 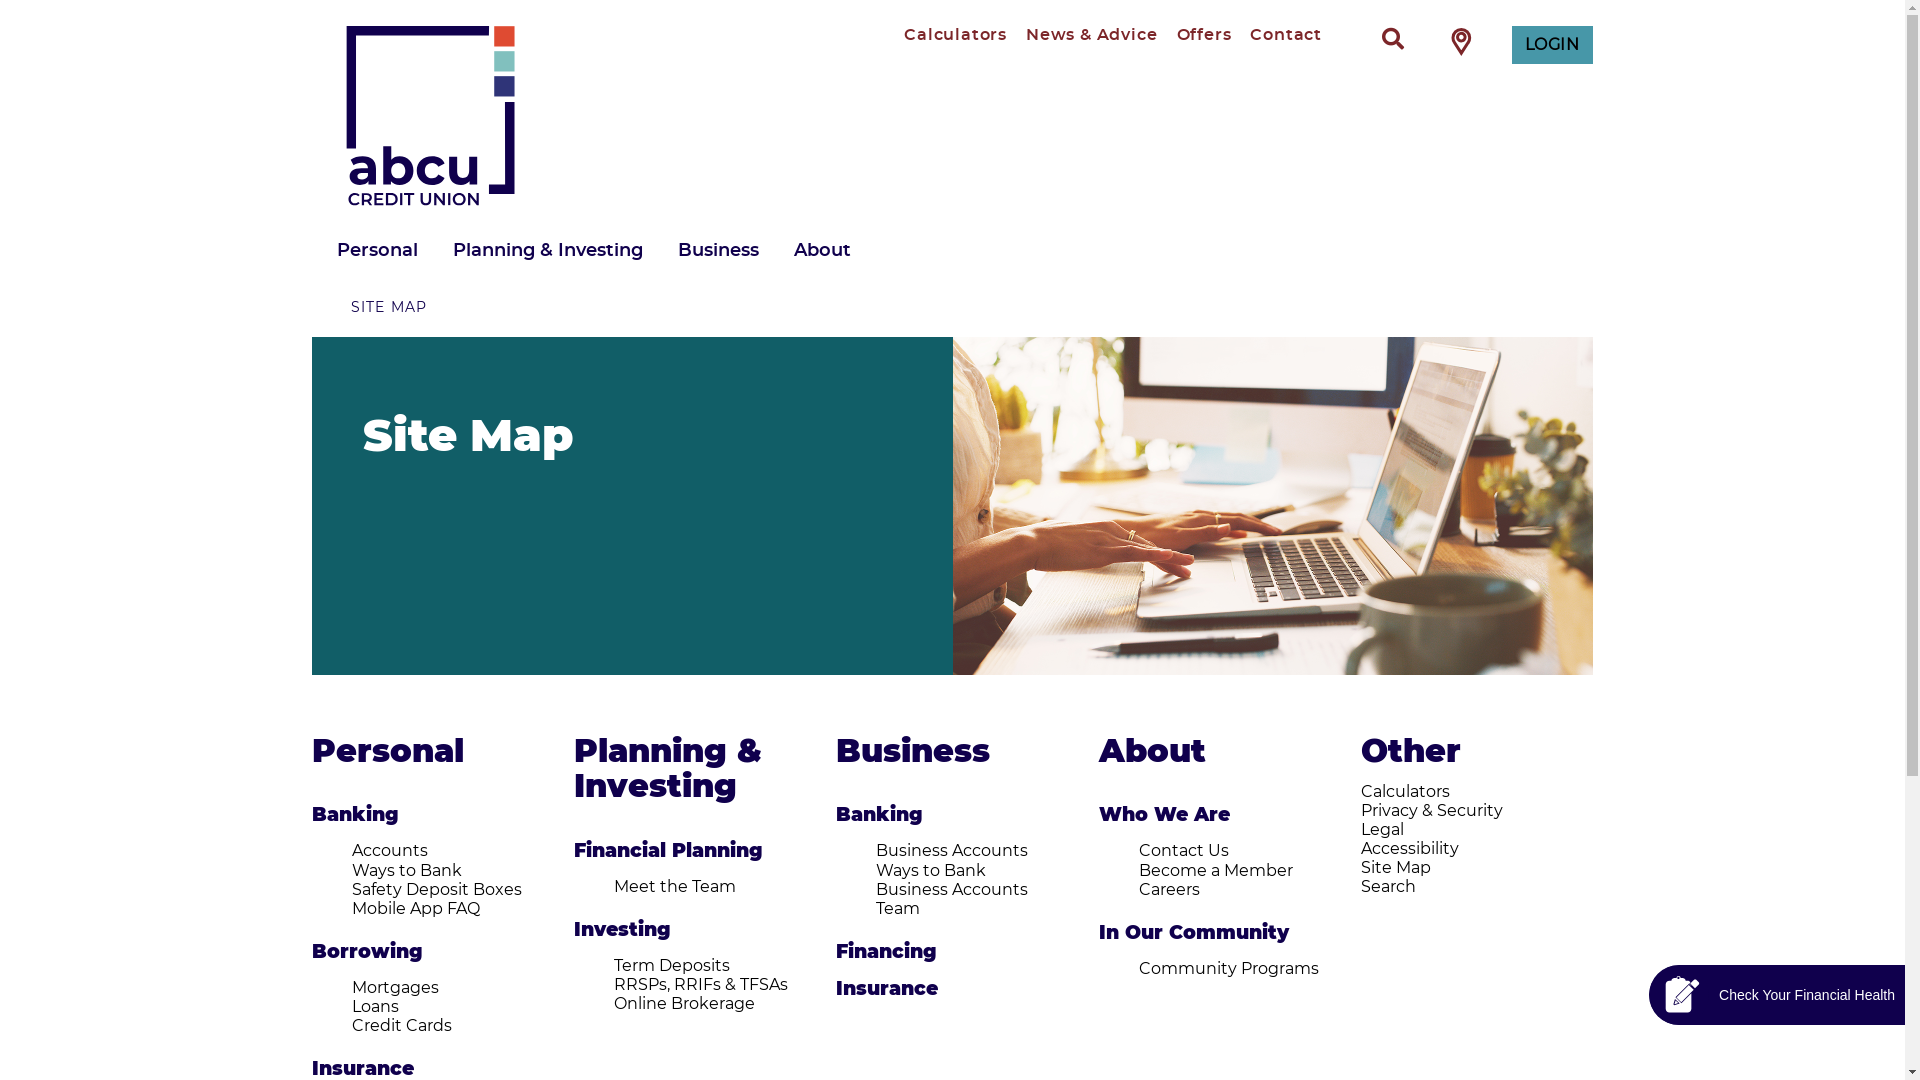 I want to click on 'Accessibility', so click(x=1360, y=848).